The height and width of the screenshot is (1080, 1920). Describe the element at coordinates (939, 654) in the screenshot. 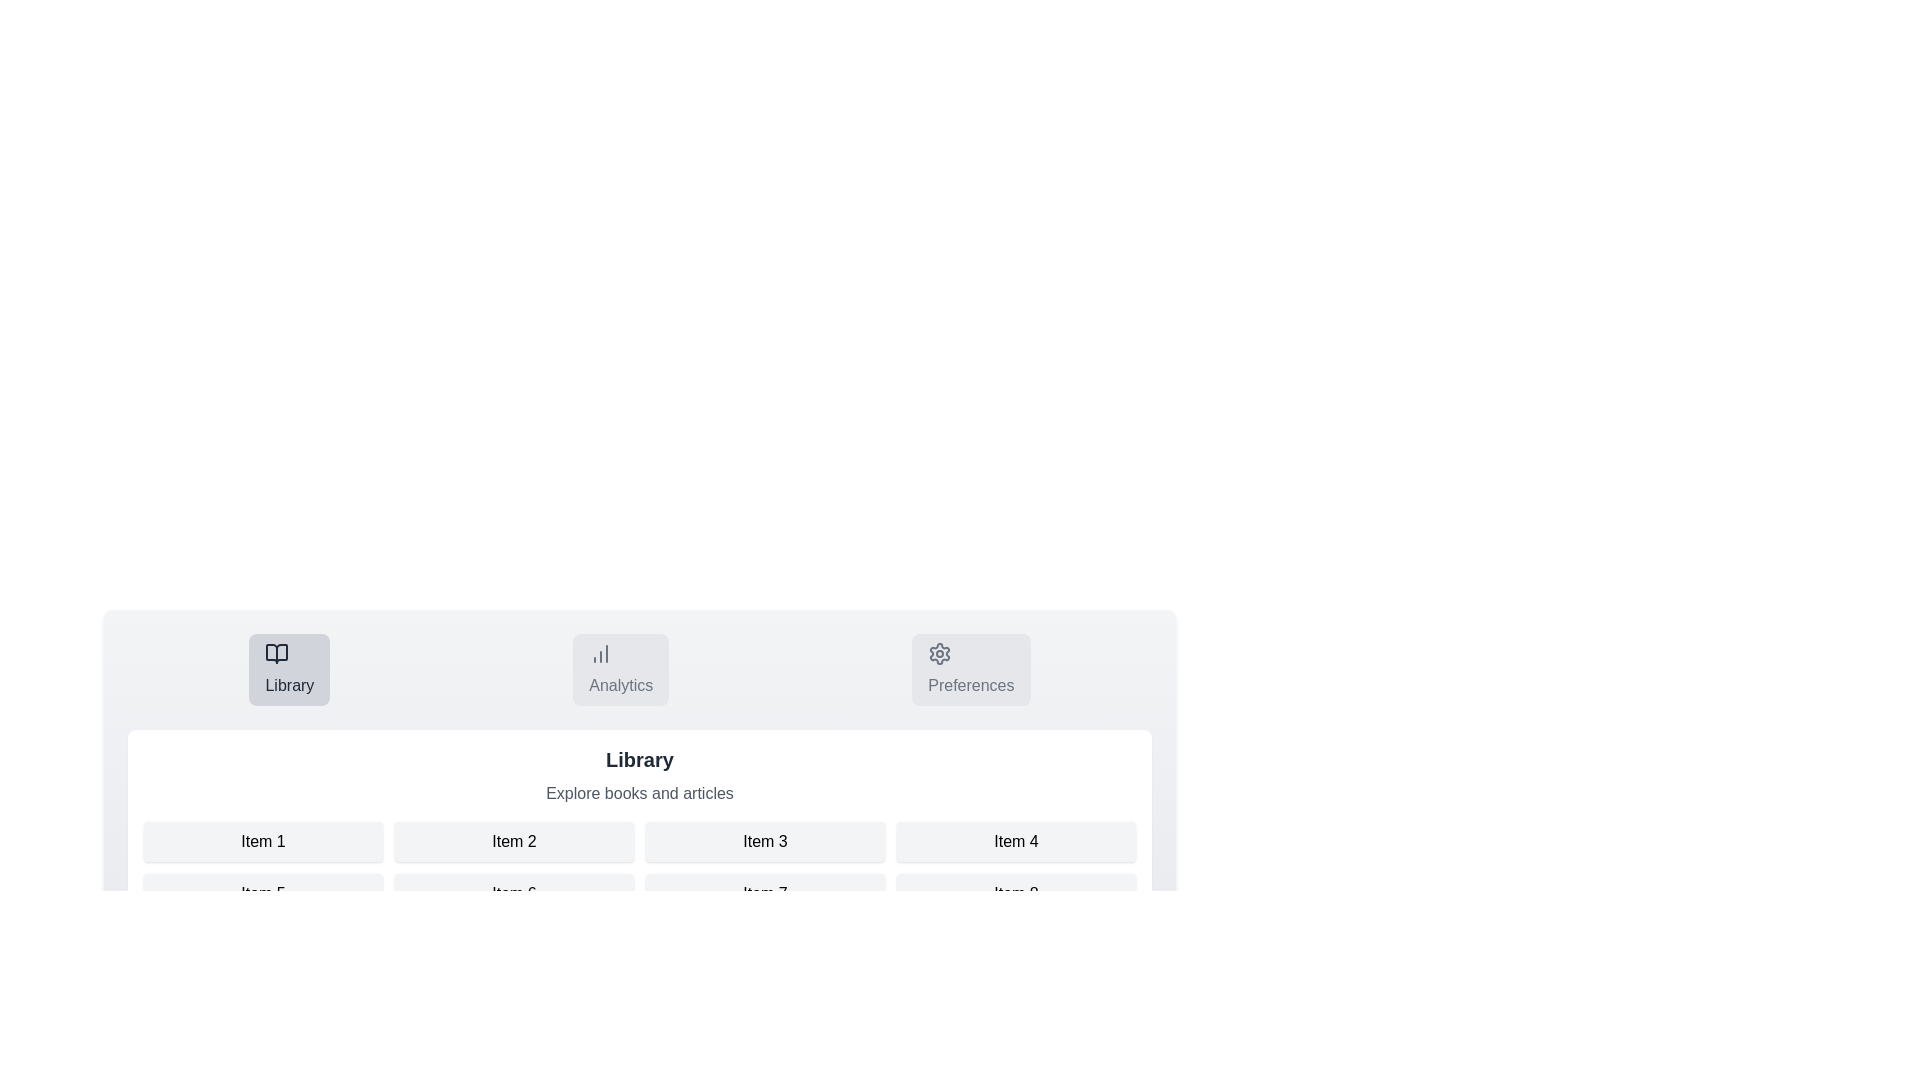

I see `the icon of the Preferences tab to switch to it` at that location.